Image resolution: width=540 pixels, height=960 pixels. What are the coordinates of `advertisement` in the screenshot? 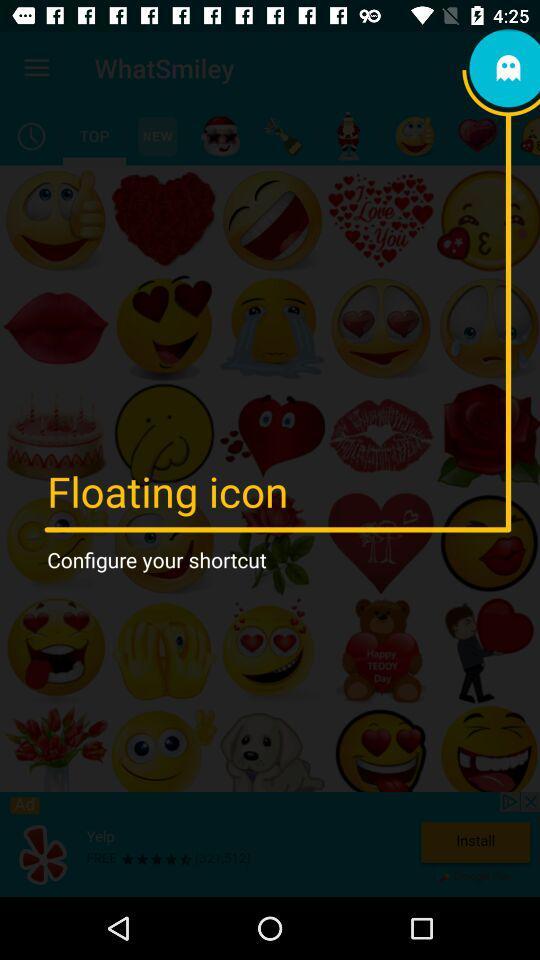 It's located at (270, 843).